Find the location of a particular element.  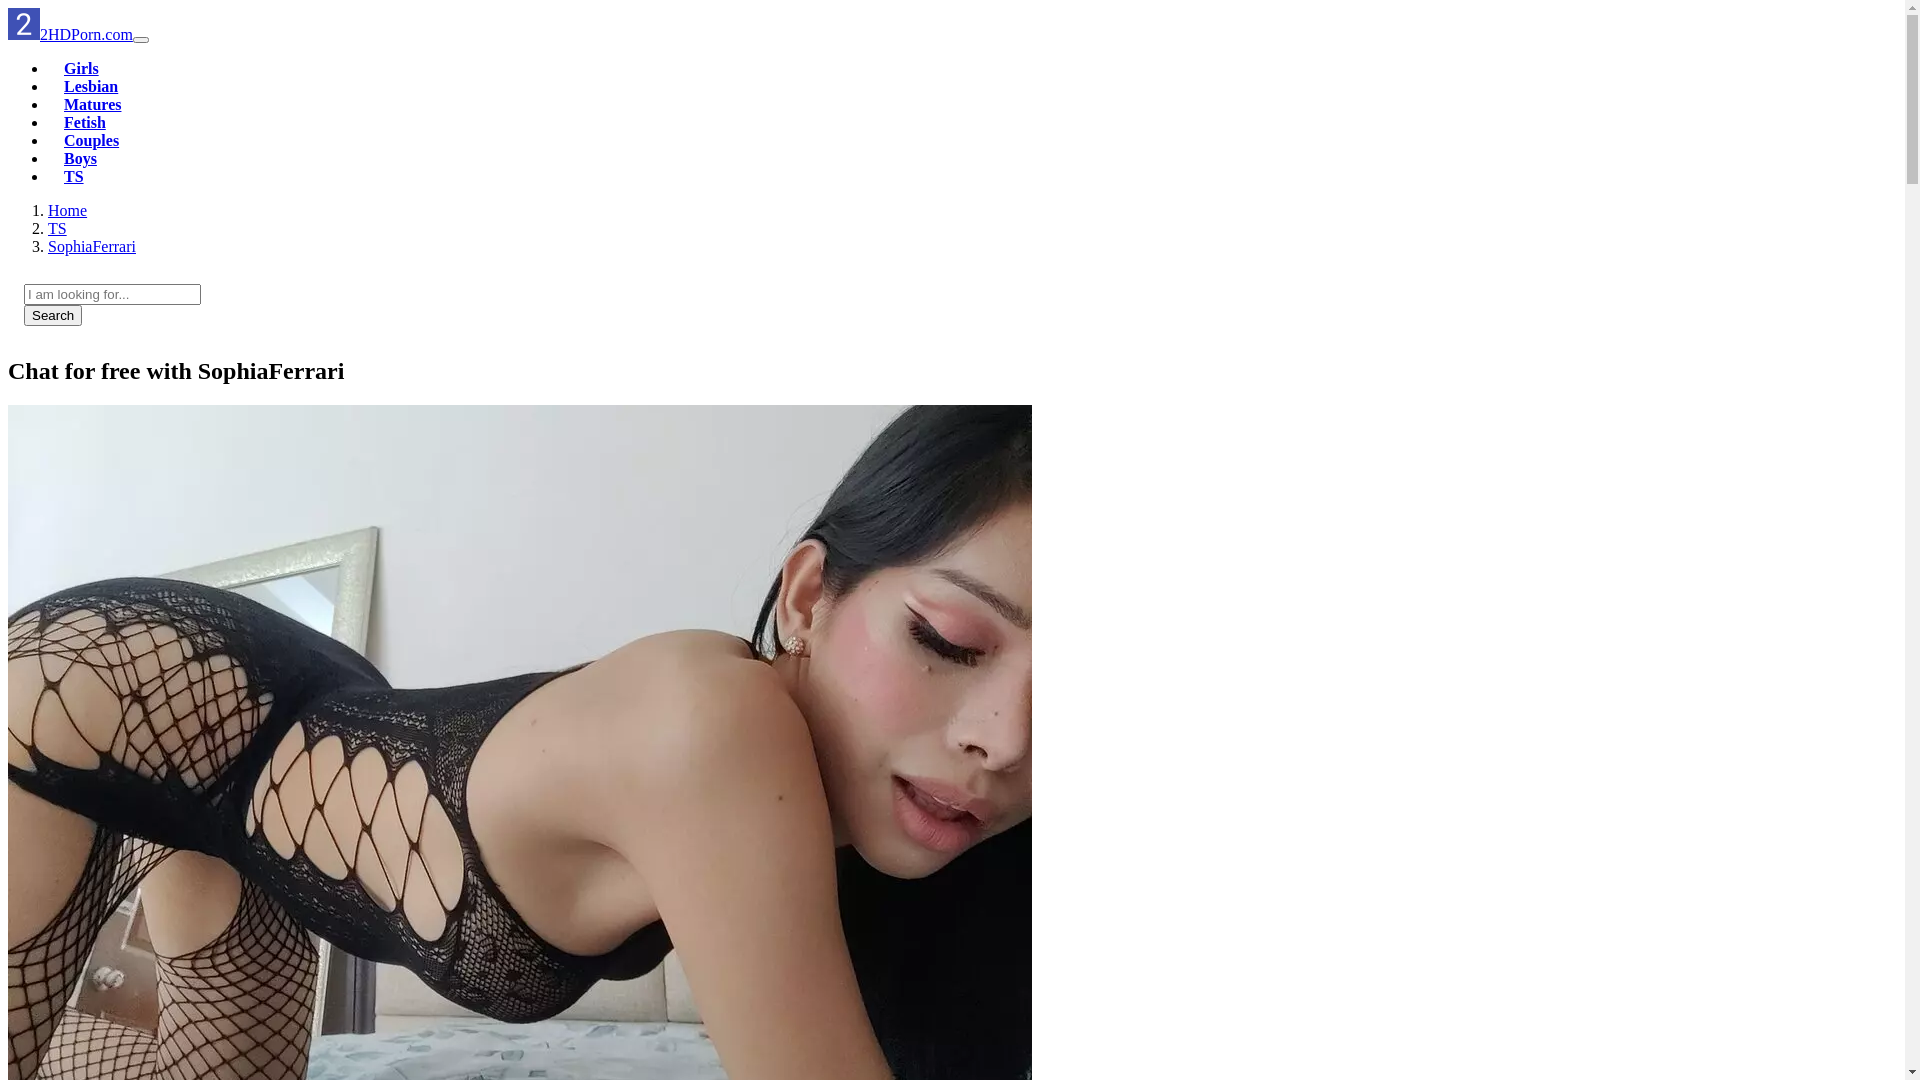

'Boys' is located at coordinates (80, 157).